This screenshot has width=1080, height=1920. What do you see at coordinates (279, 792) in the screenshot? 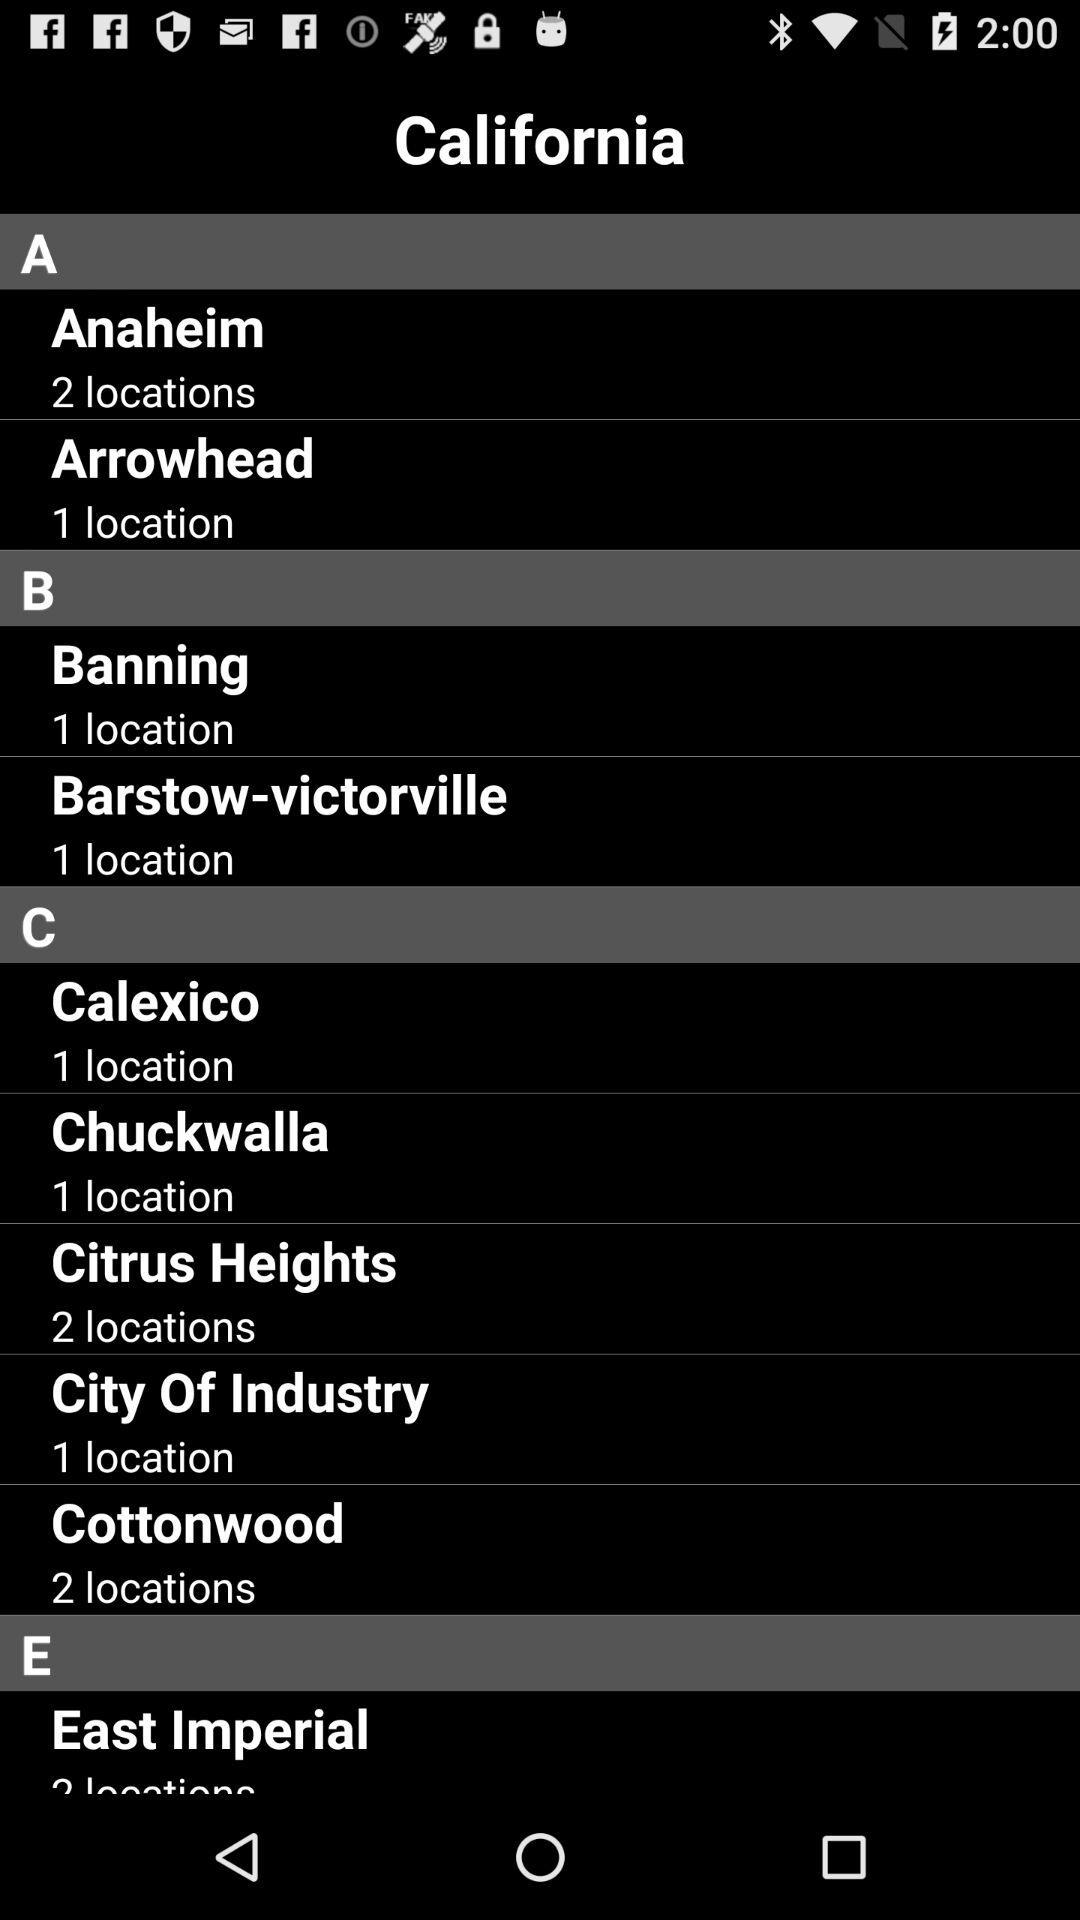
I see `barstow-victorville icon` at bounding box center [279, 792].